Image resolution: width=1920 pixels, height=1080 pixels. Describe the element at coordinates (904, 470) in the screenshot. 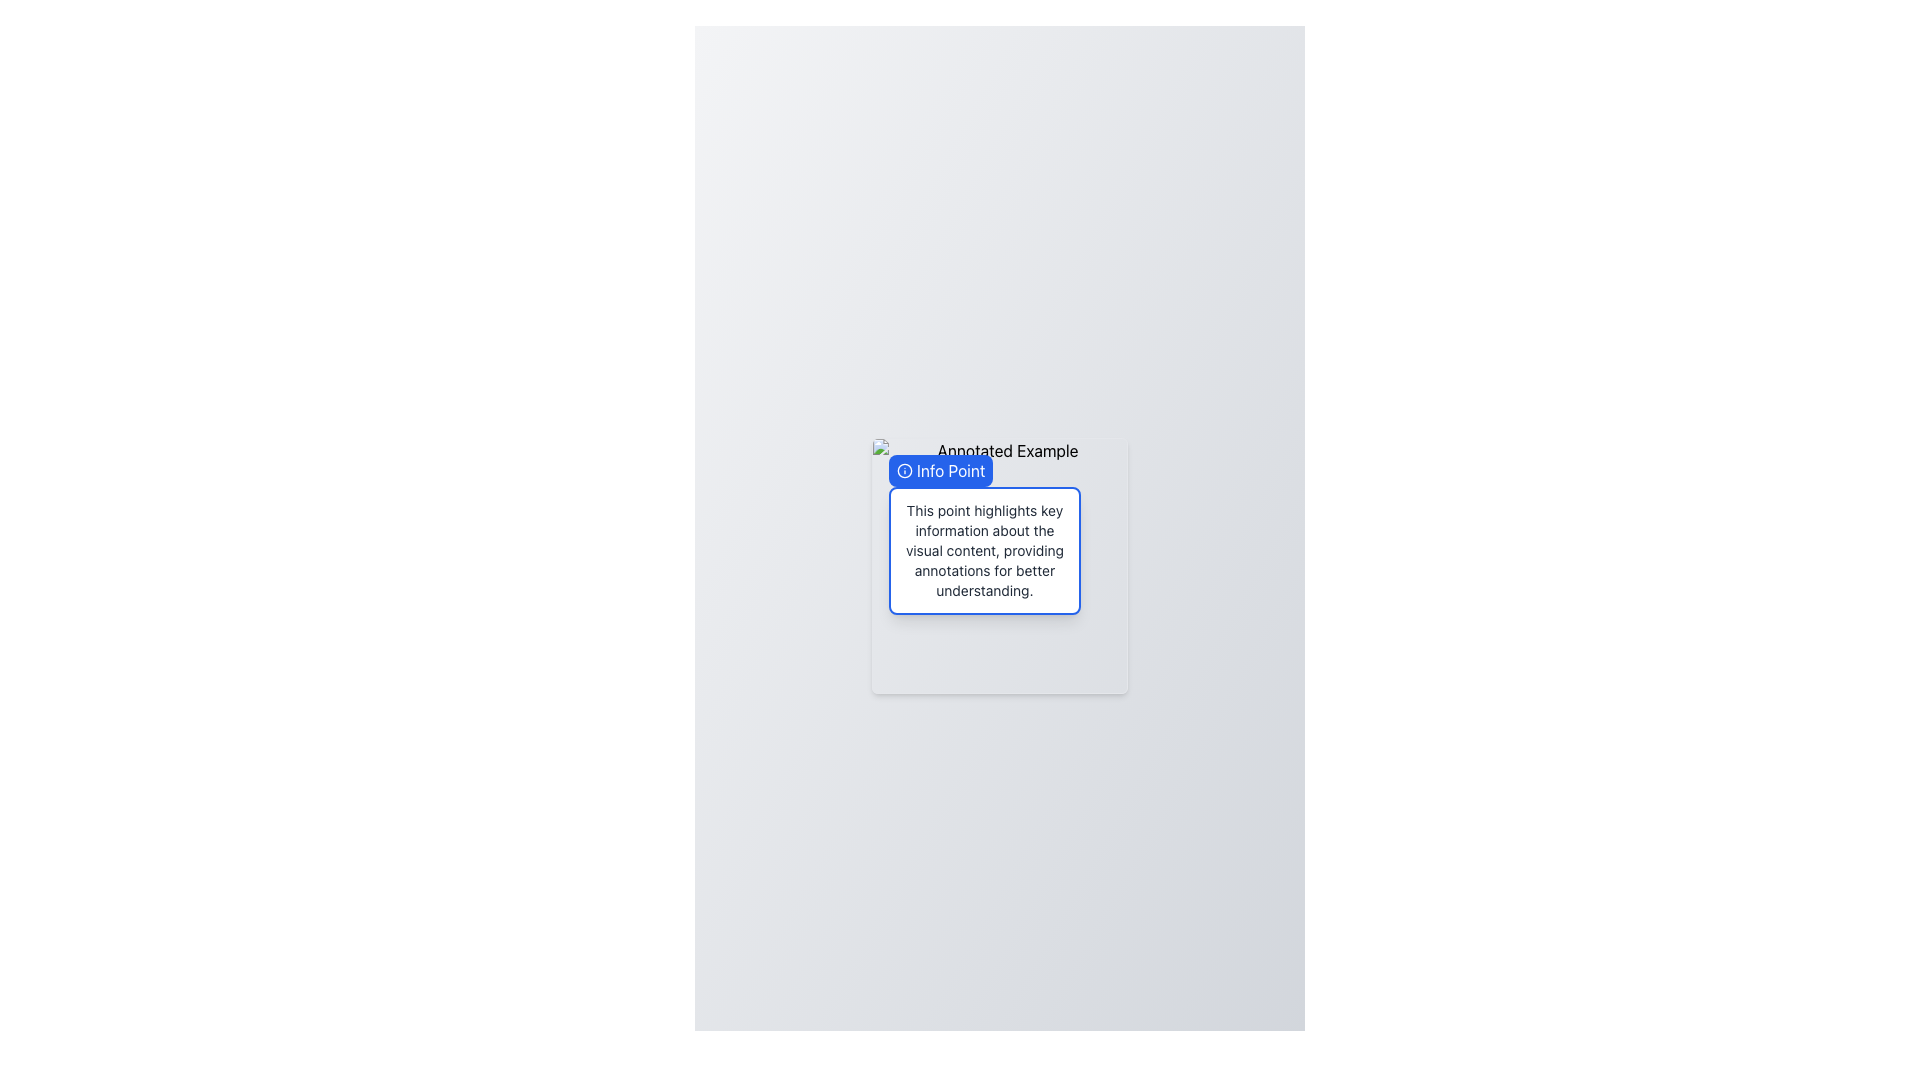

I see `the central SVG Circle element within the information icon, which has a blue outline and is located near the title 'Info Point'` at that location.